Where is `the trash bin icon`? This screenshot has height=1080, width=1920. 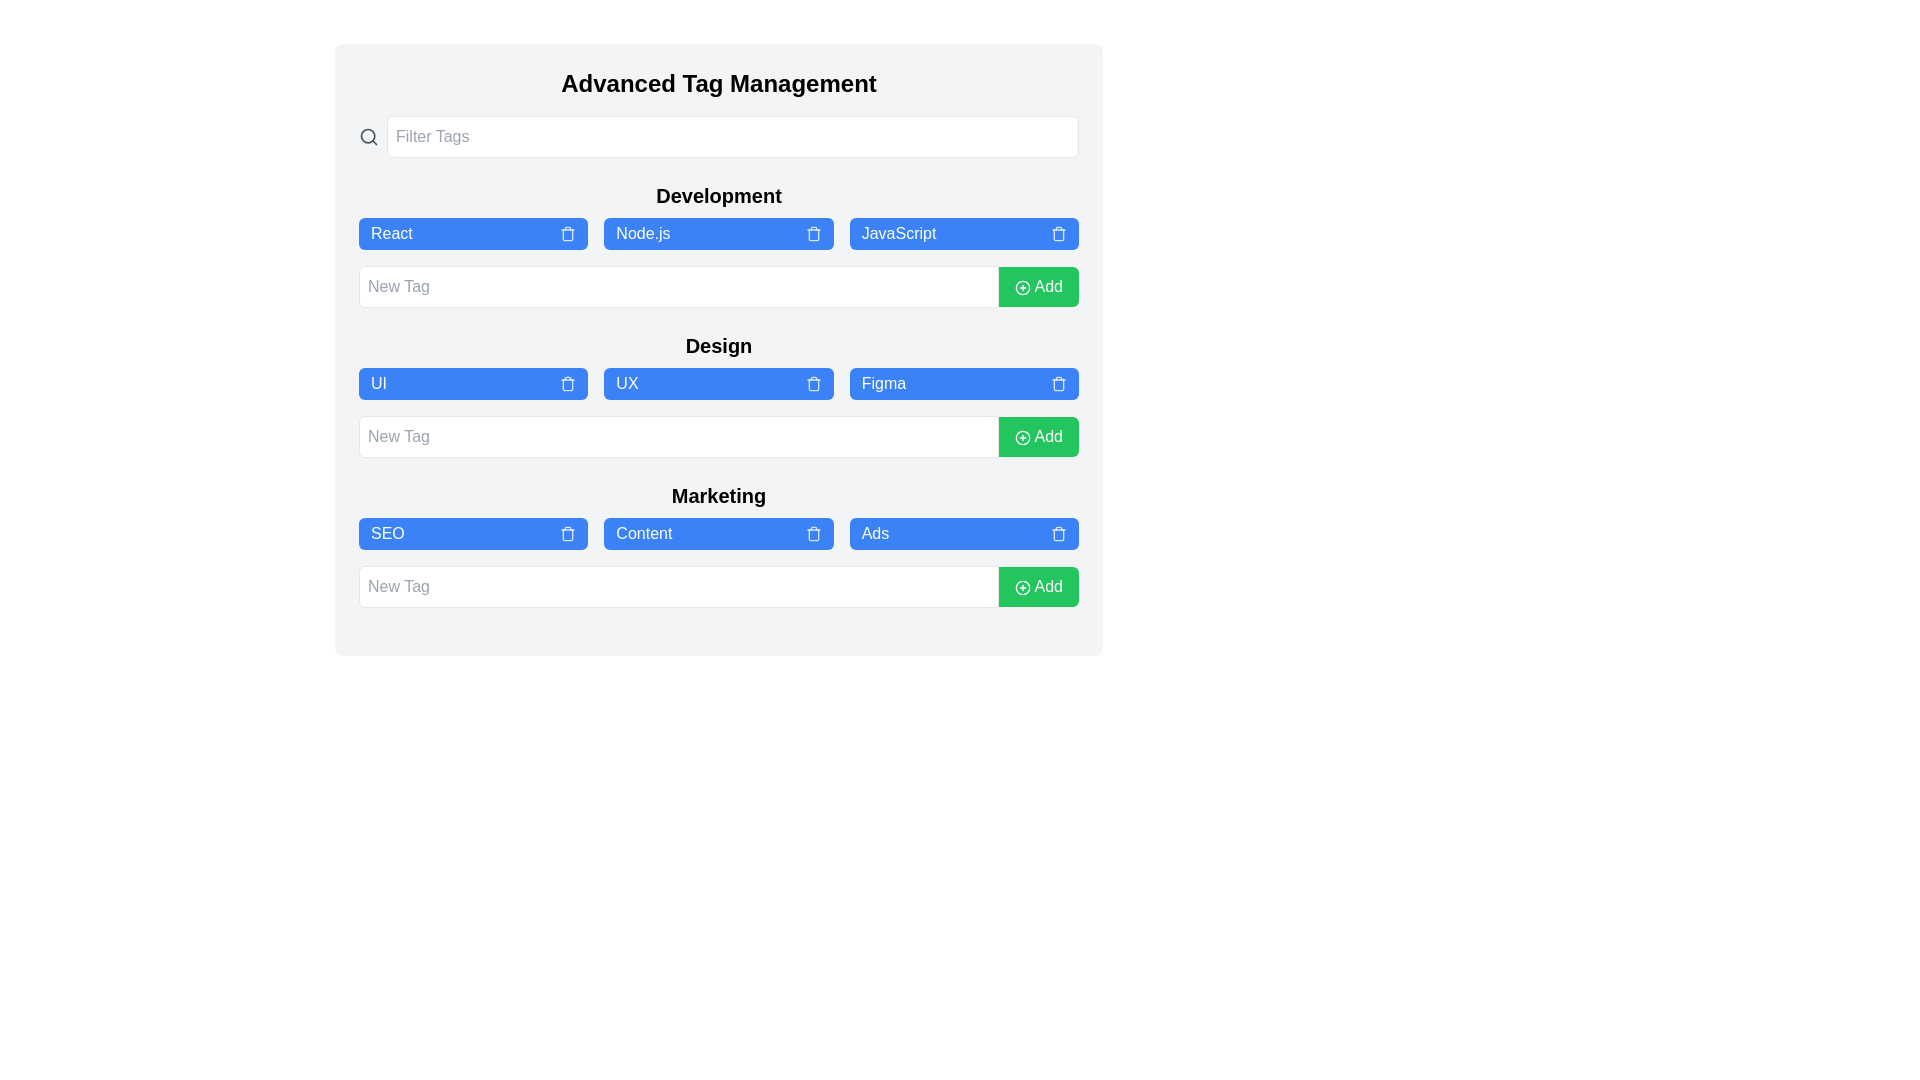
the trash bin icon is located at coordinates (1058, 233).